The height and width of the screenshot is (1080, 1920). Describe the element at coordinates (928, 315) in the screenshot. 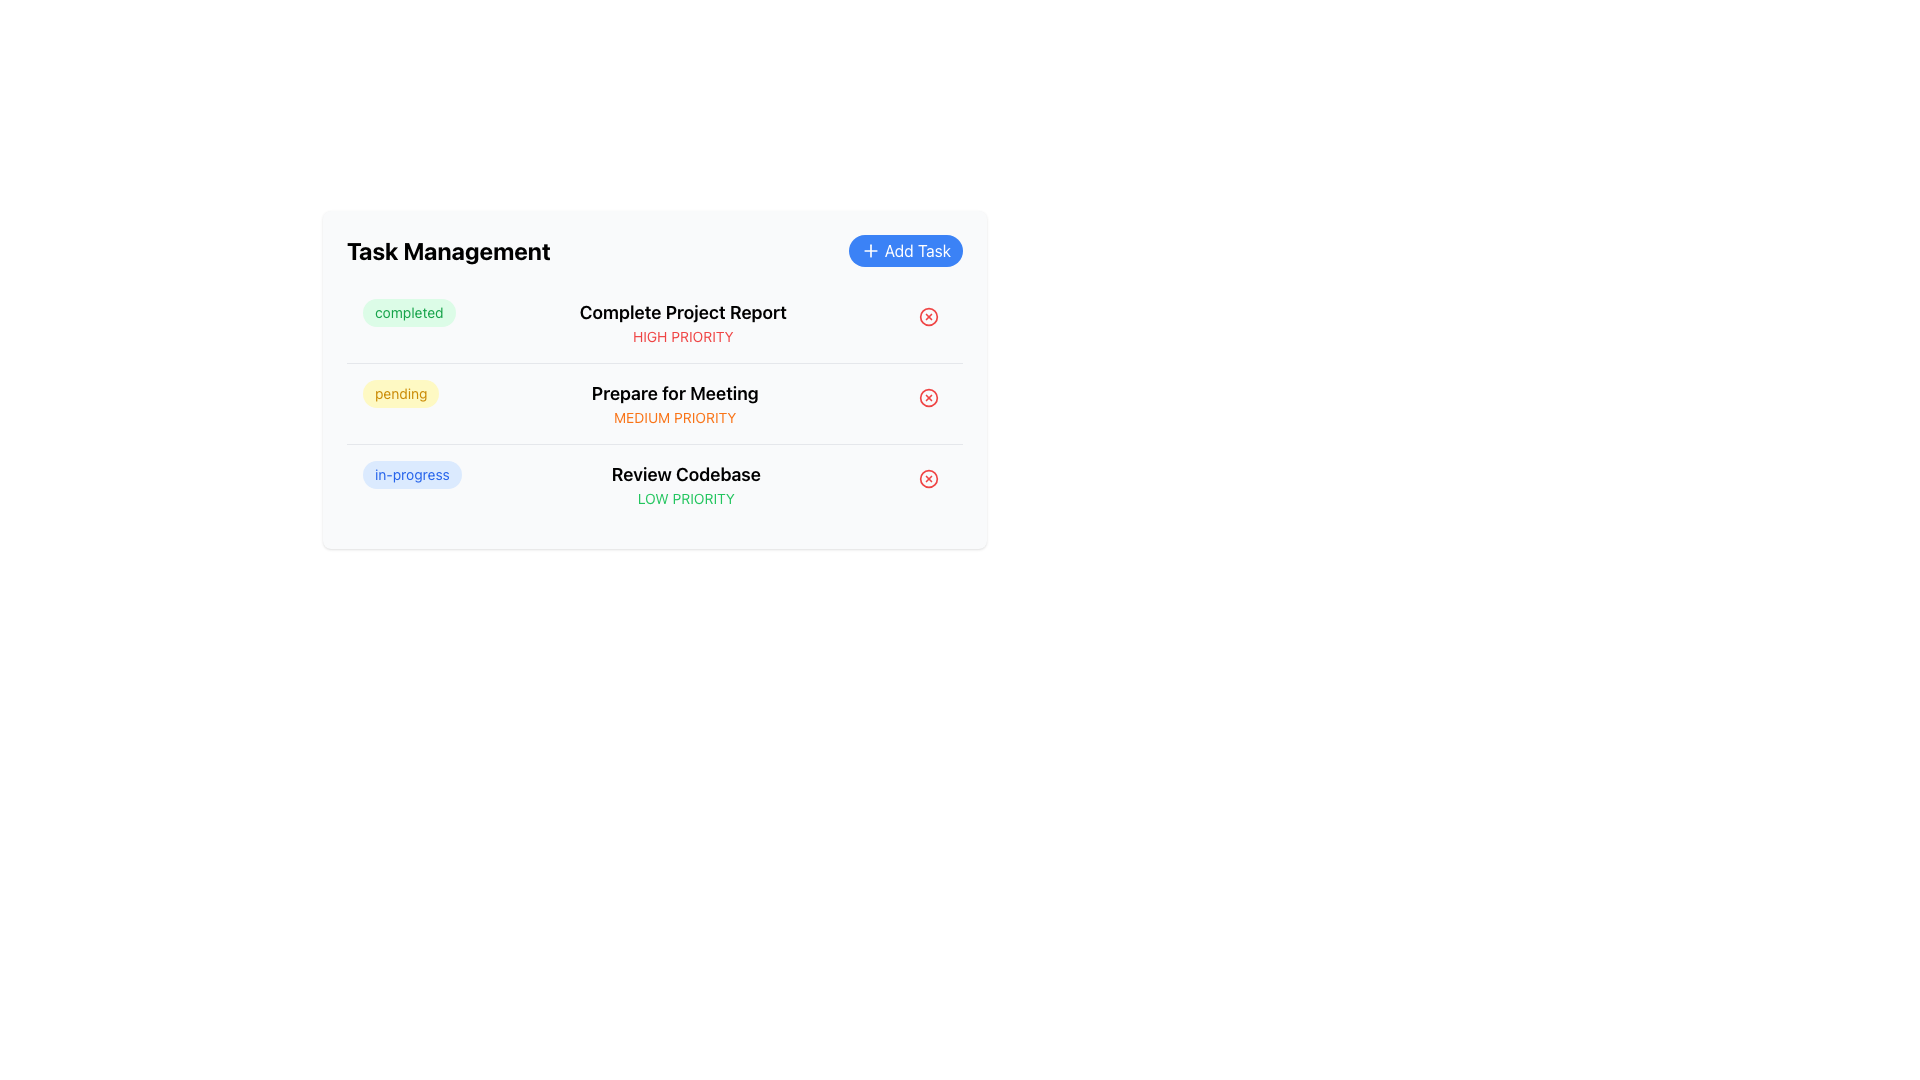

I see `the button` at that location.